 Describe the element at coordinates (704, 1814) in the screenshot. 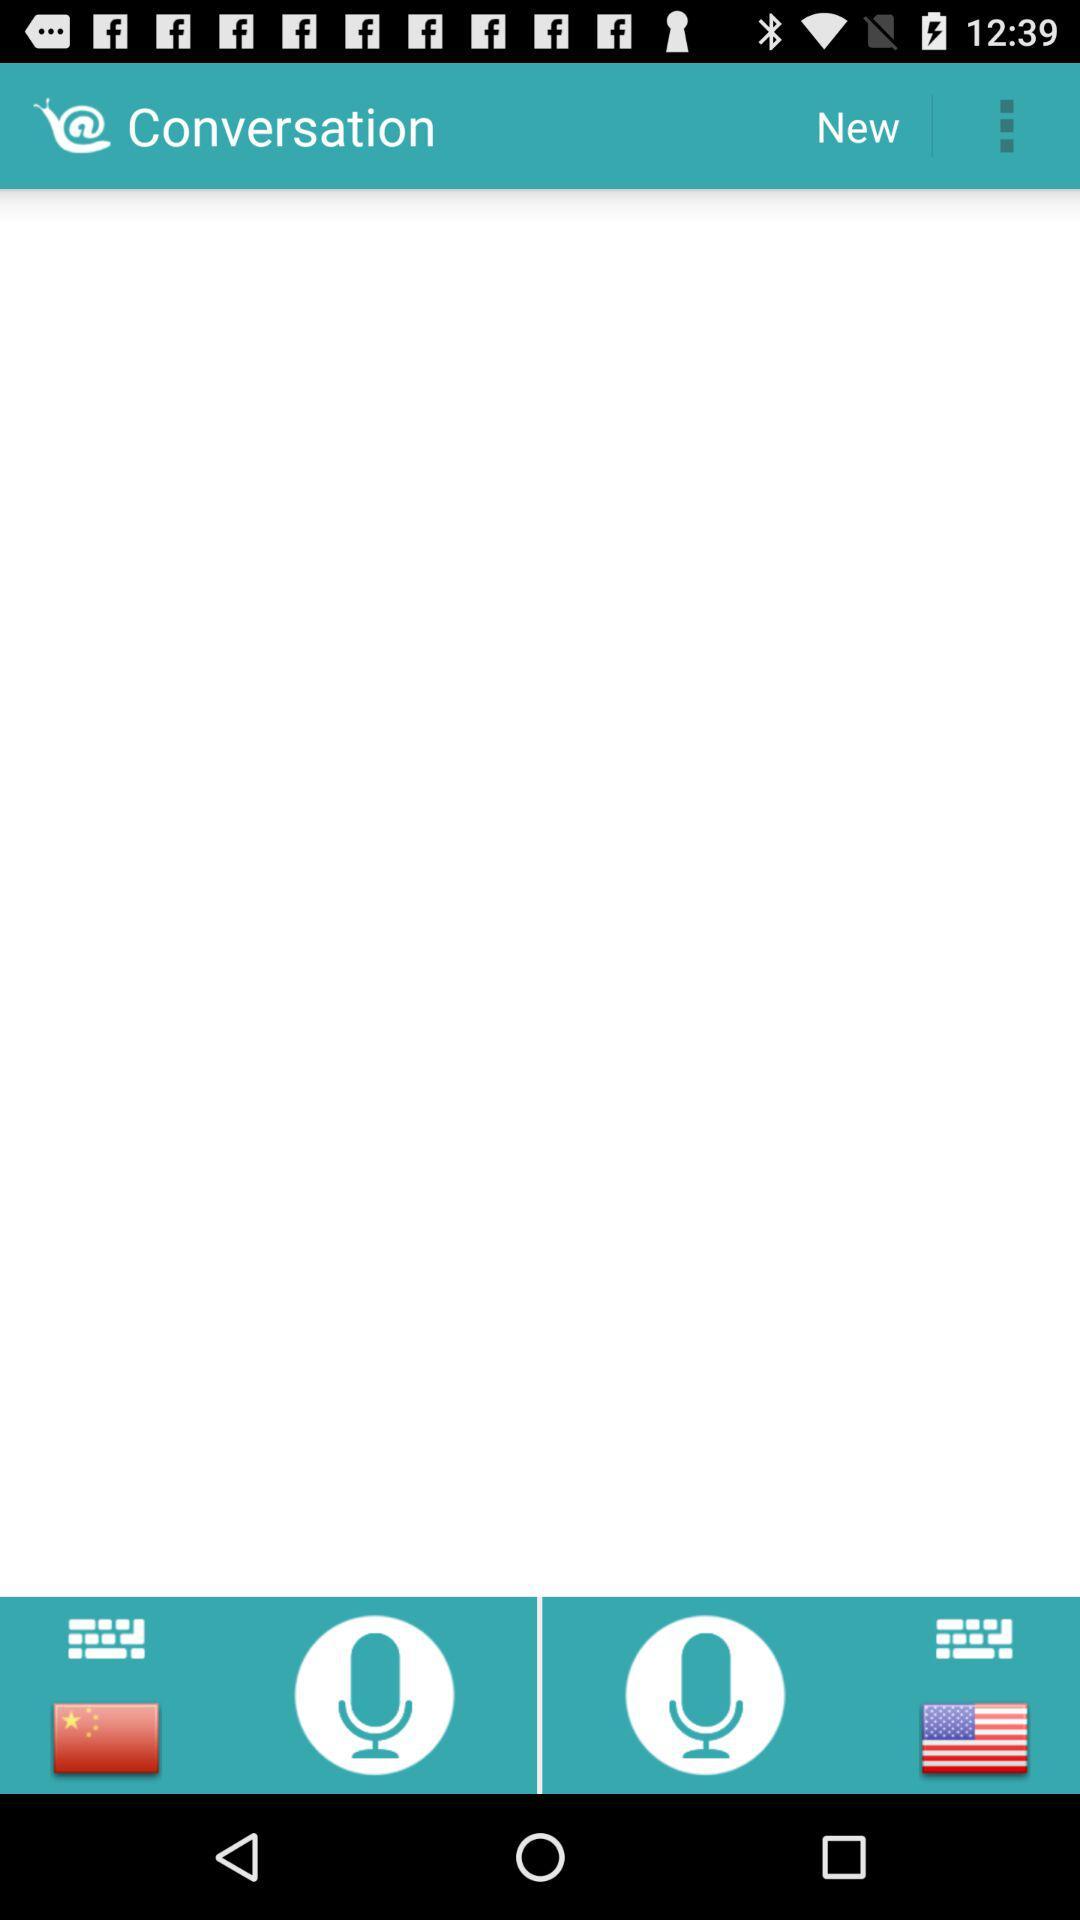

I see `the microphone icon` at that location.